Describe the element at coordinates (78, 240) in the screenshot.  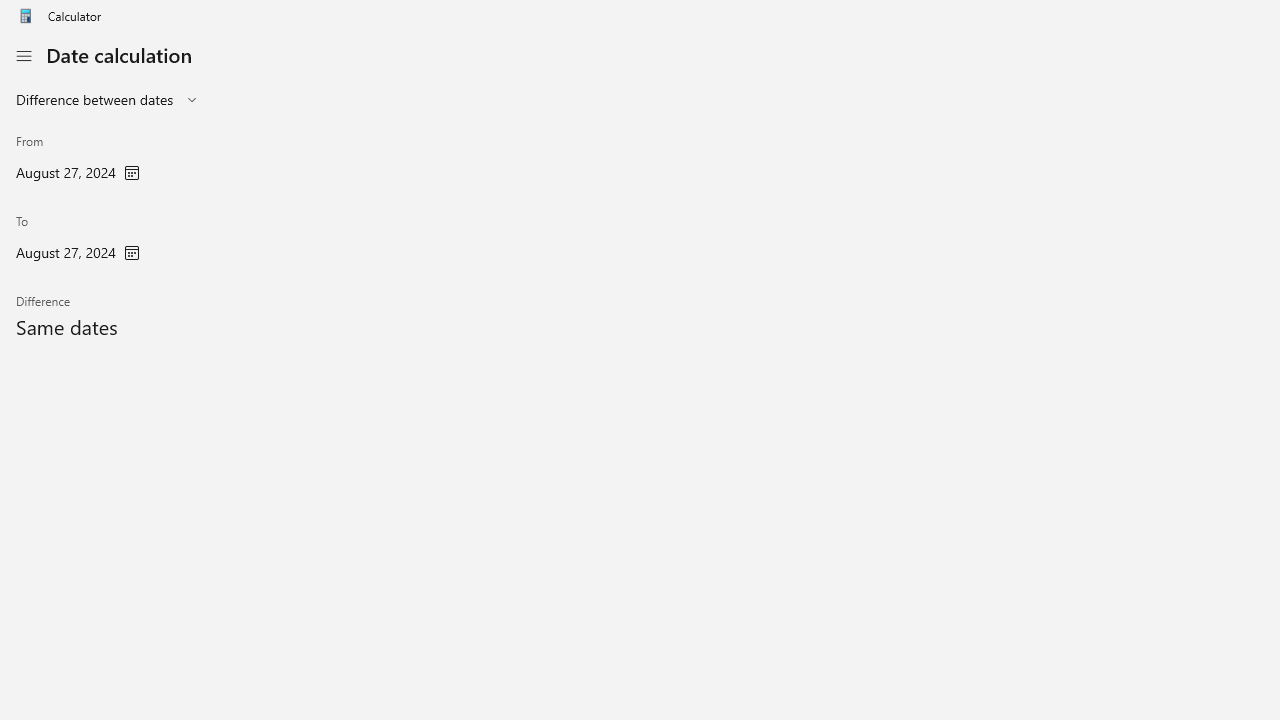
I see `'To'` at that location.